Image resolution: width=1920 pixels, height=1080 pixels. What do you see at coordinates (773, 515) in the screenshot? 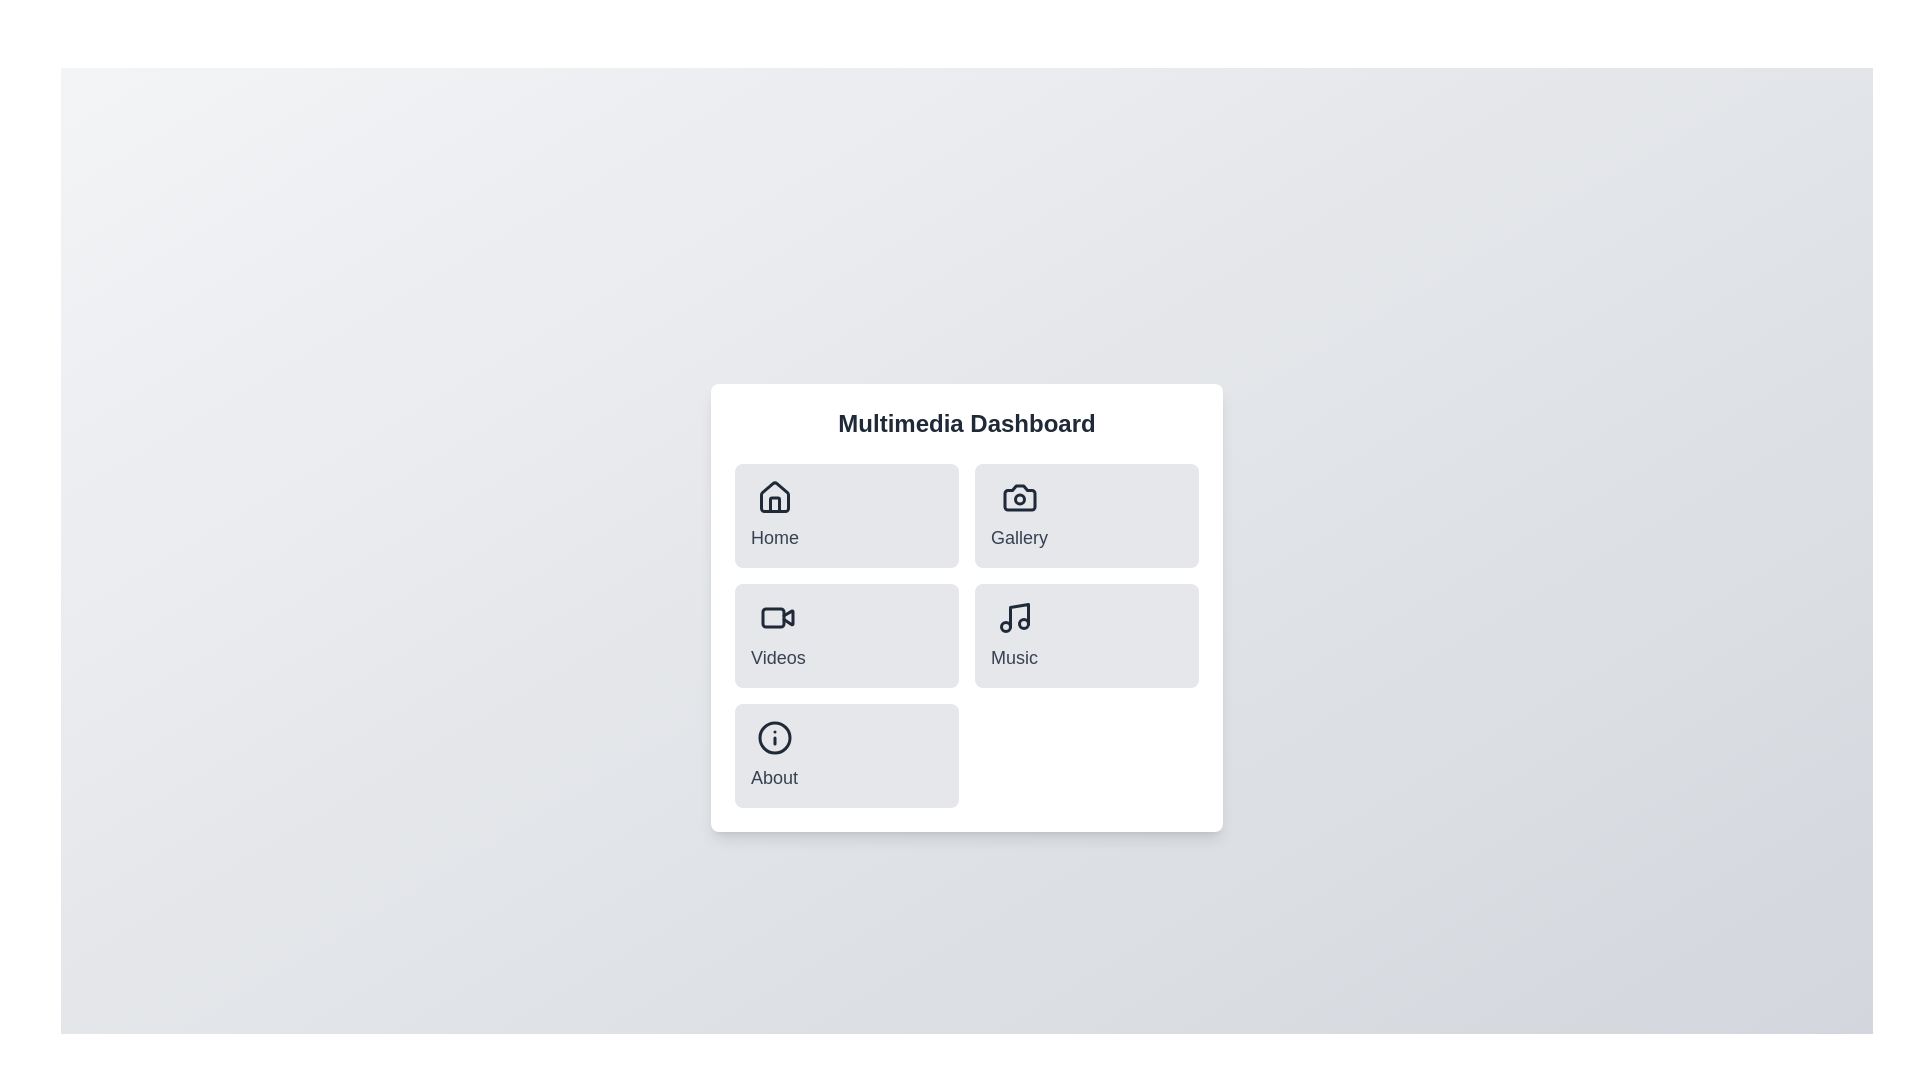
I see `the menu item labeled Home to display its description` at bounding box center [773, 515].